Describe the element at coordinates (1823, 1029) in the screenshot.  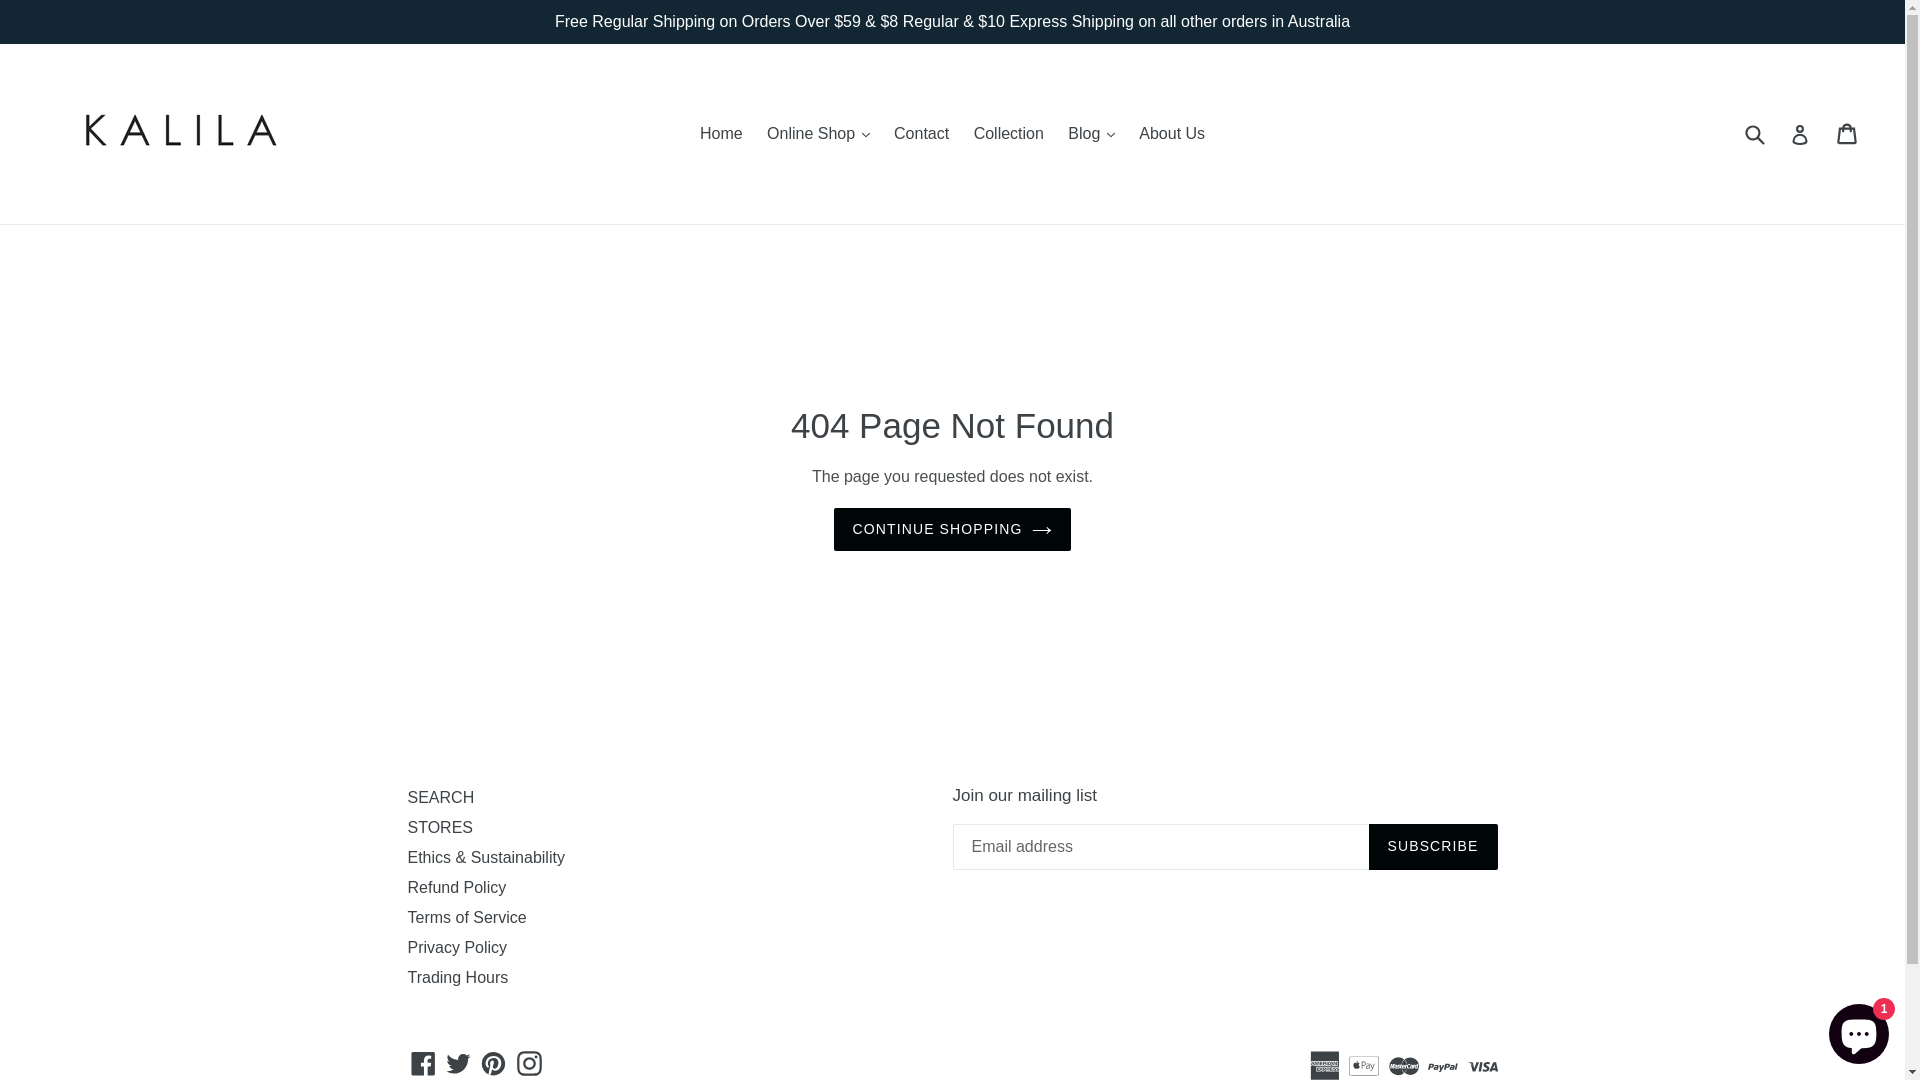
I see `'Shopify online store chat'` at that location.